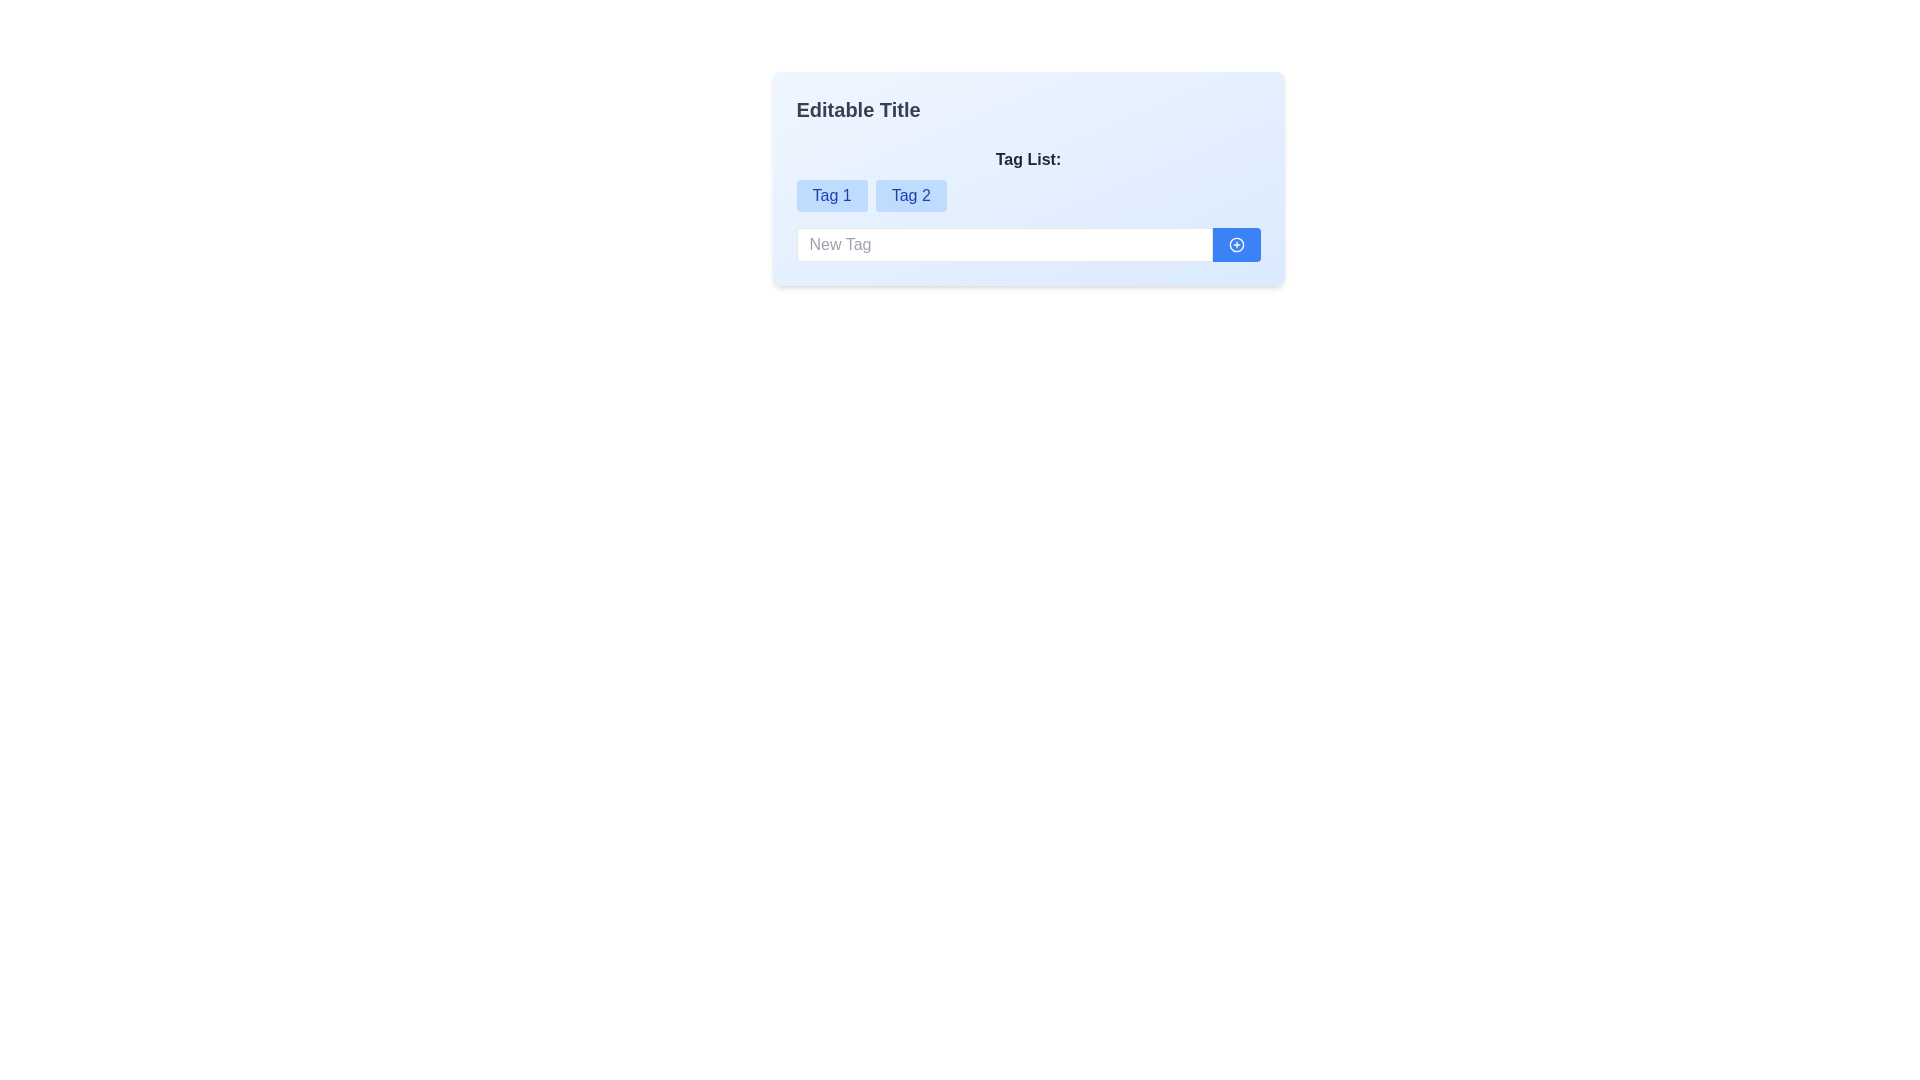 This screenshot has width=1920, height=1080. Describe the element at coordinates (1235, 244) in the screenshot. I see `the visual state of the circular icon at the right end of the 'New Tag' input bar, which indicates addition or selection functionality` at that location.